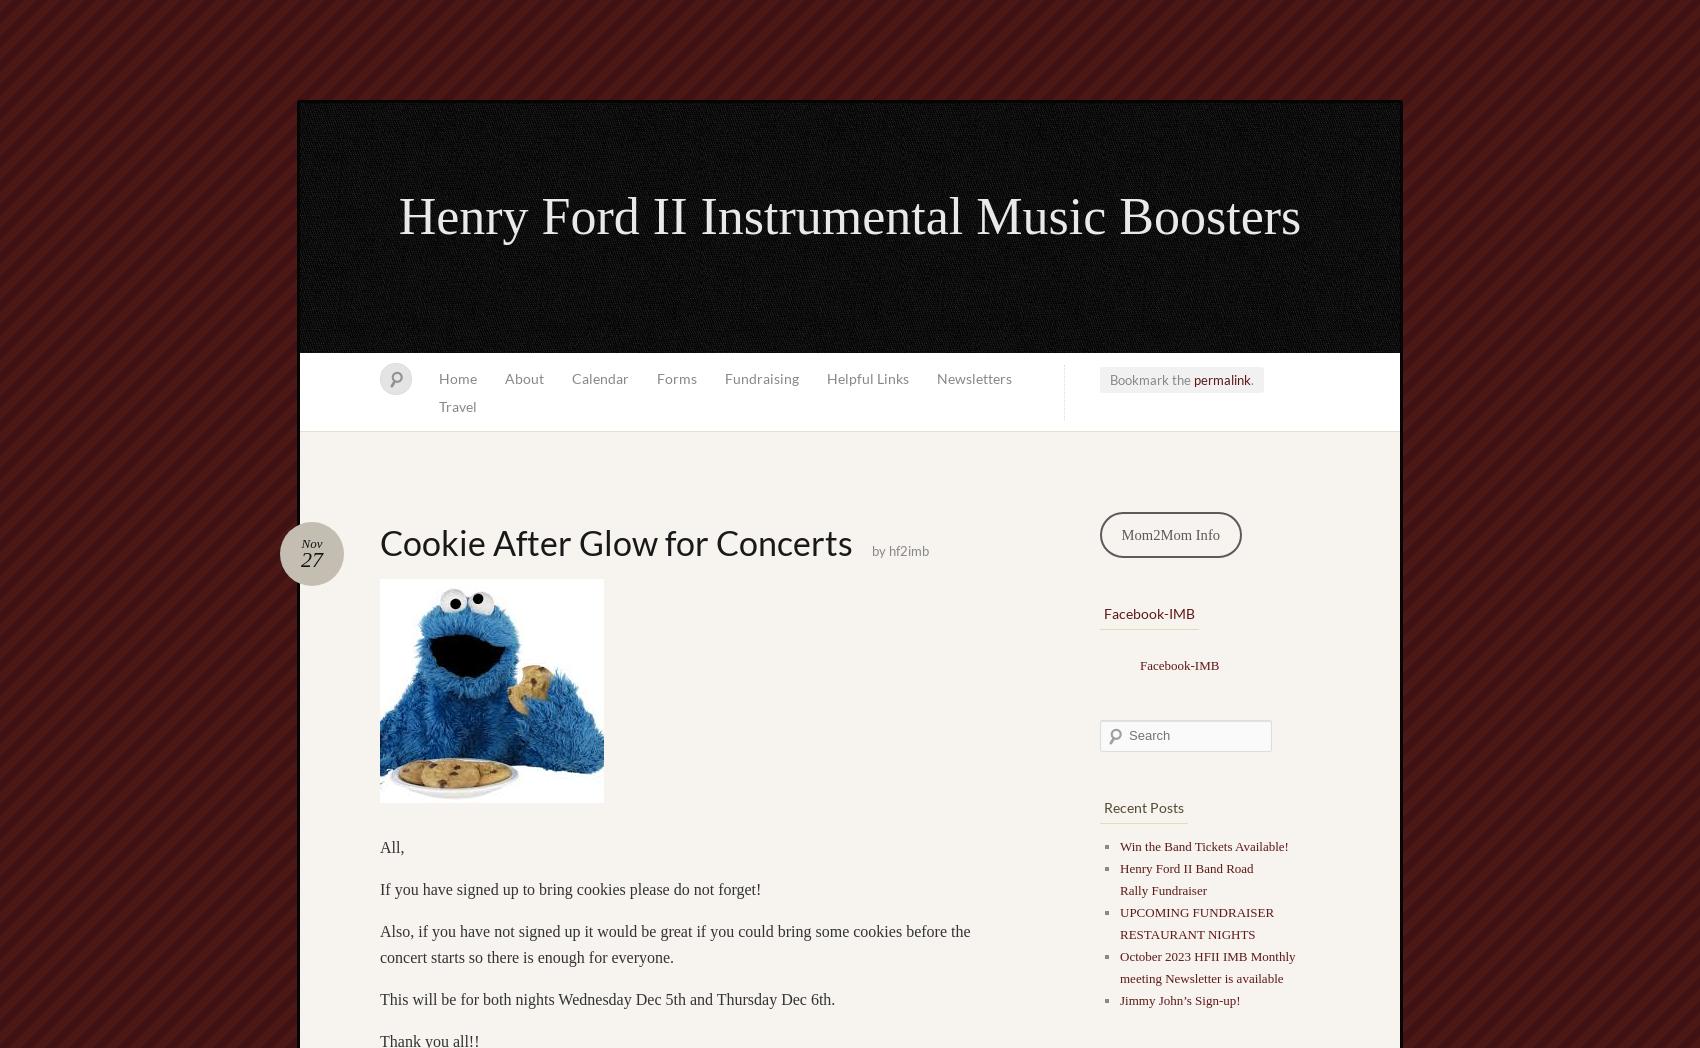 The width and height of the screenshot is (1700, 1048). What do you see at coordinates (1221, 379) in the screenshot?
I see `'permalink'` at bounding box center [1221, 379].